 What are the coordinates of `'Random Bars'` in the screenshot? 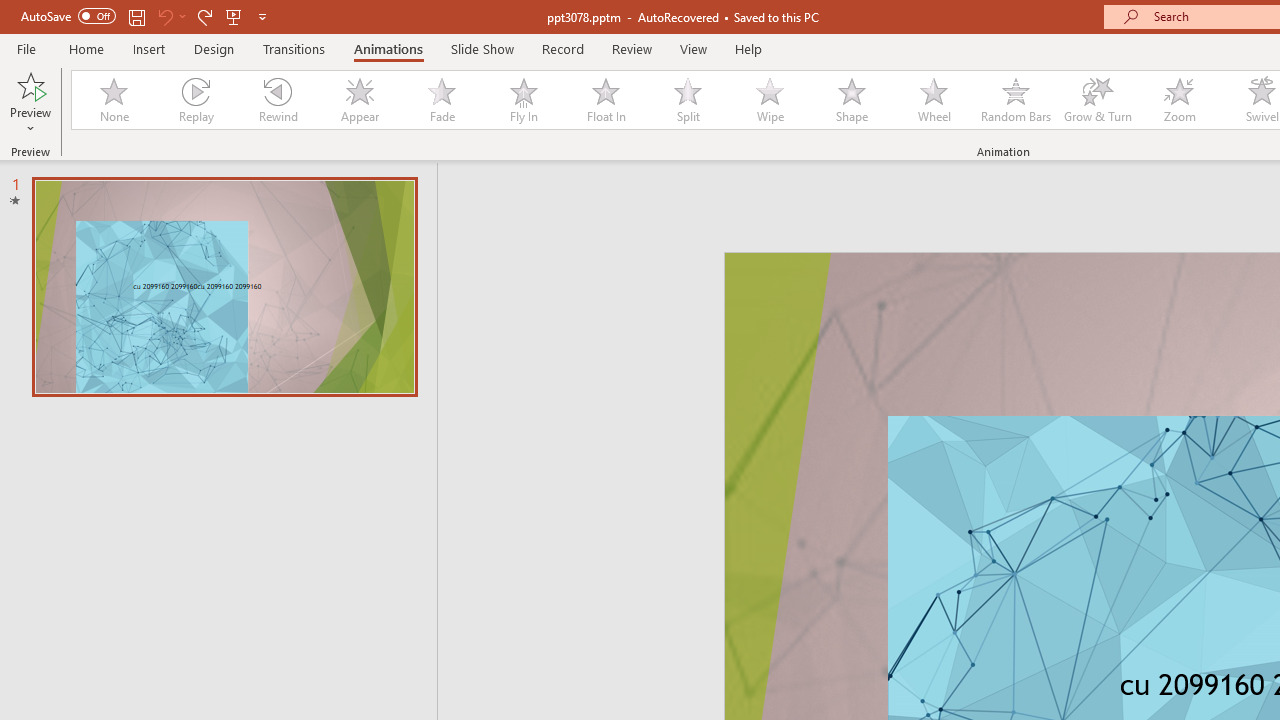 It's located at (1016, 100).